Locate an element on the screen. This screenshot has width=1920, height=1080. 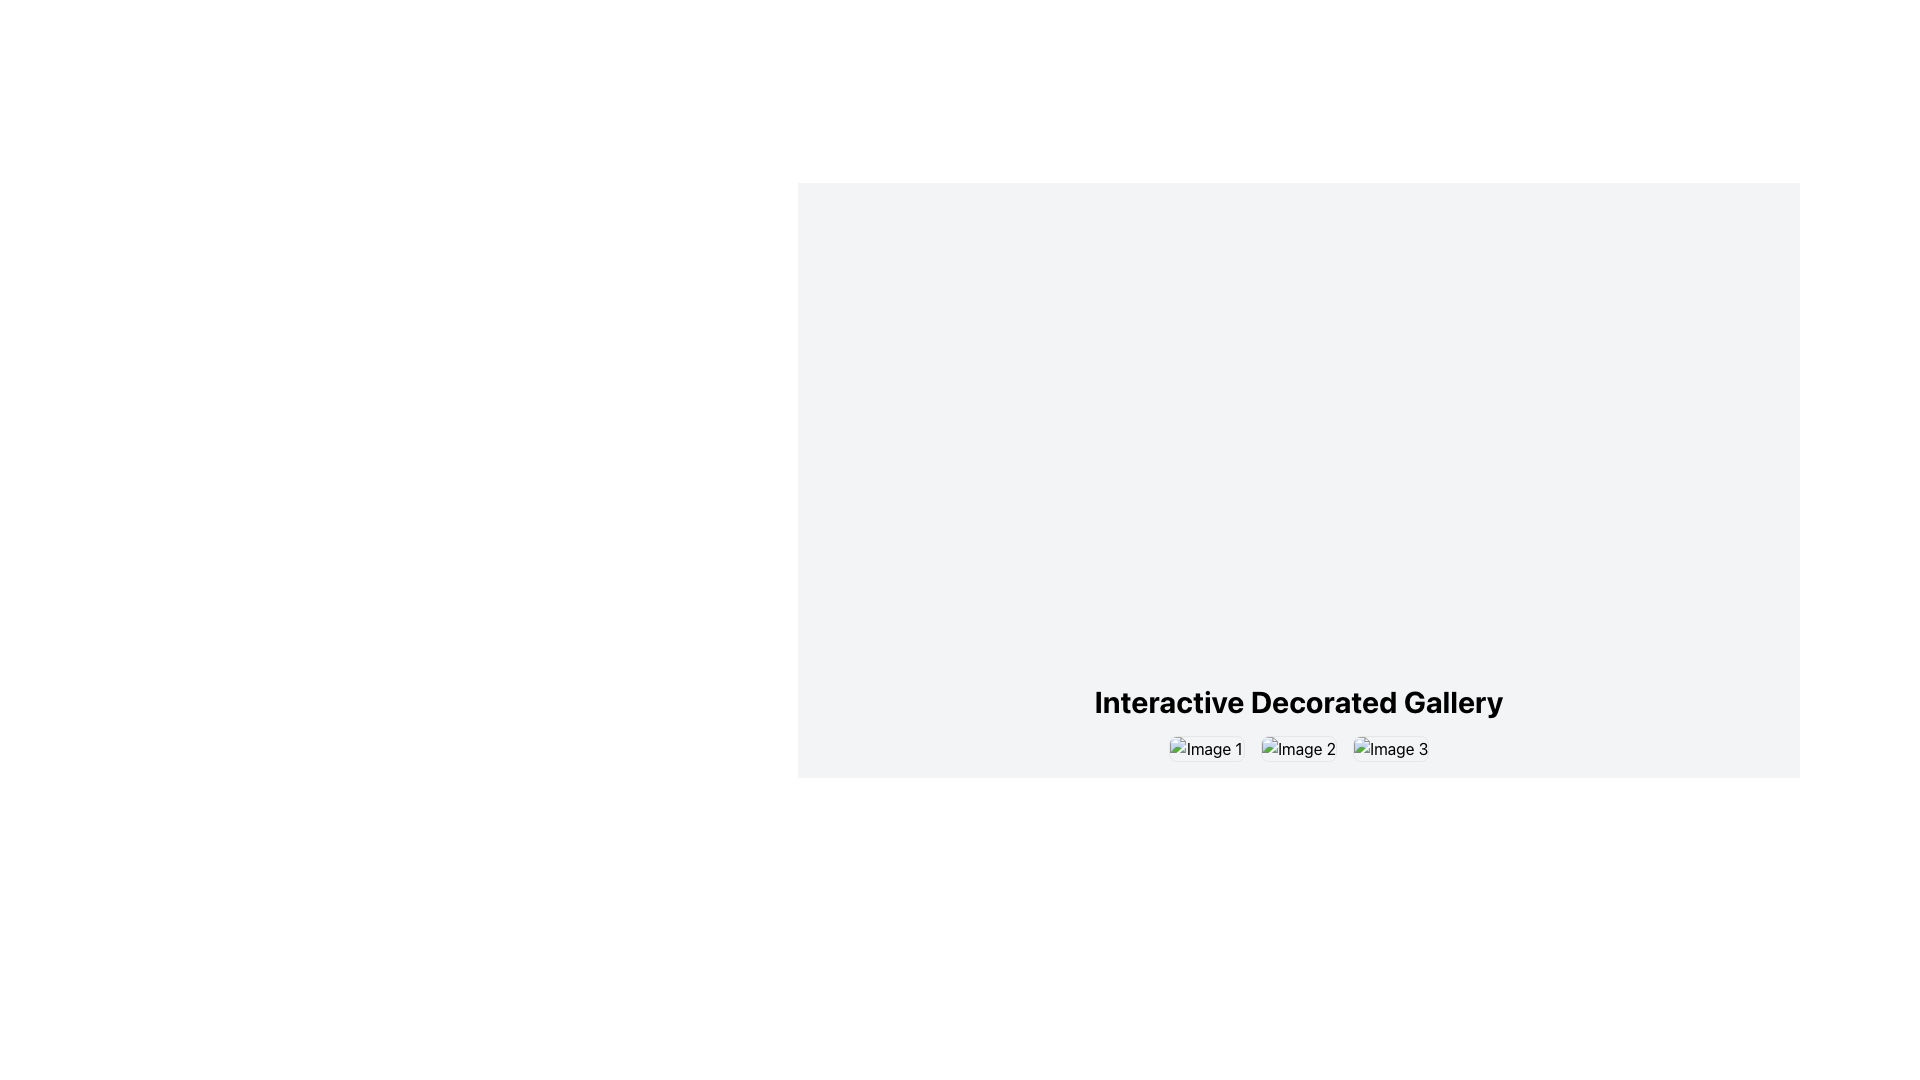
the decorative SVG graphic component representing a camera, located at the center bottom of the interface, under the 'Interactive Decorated Gallery' text is located at coordinates (1299, 748).